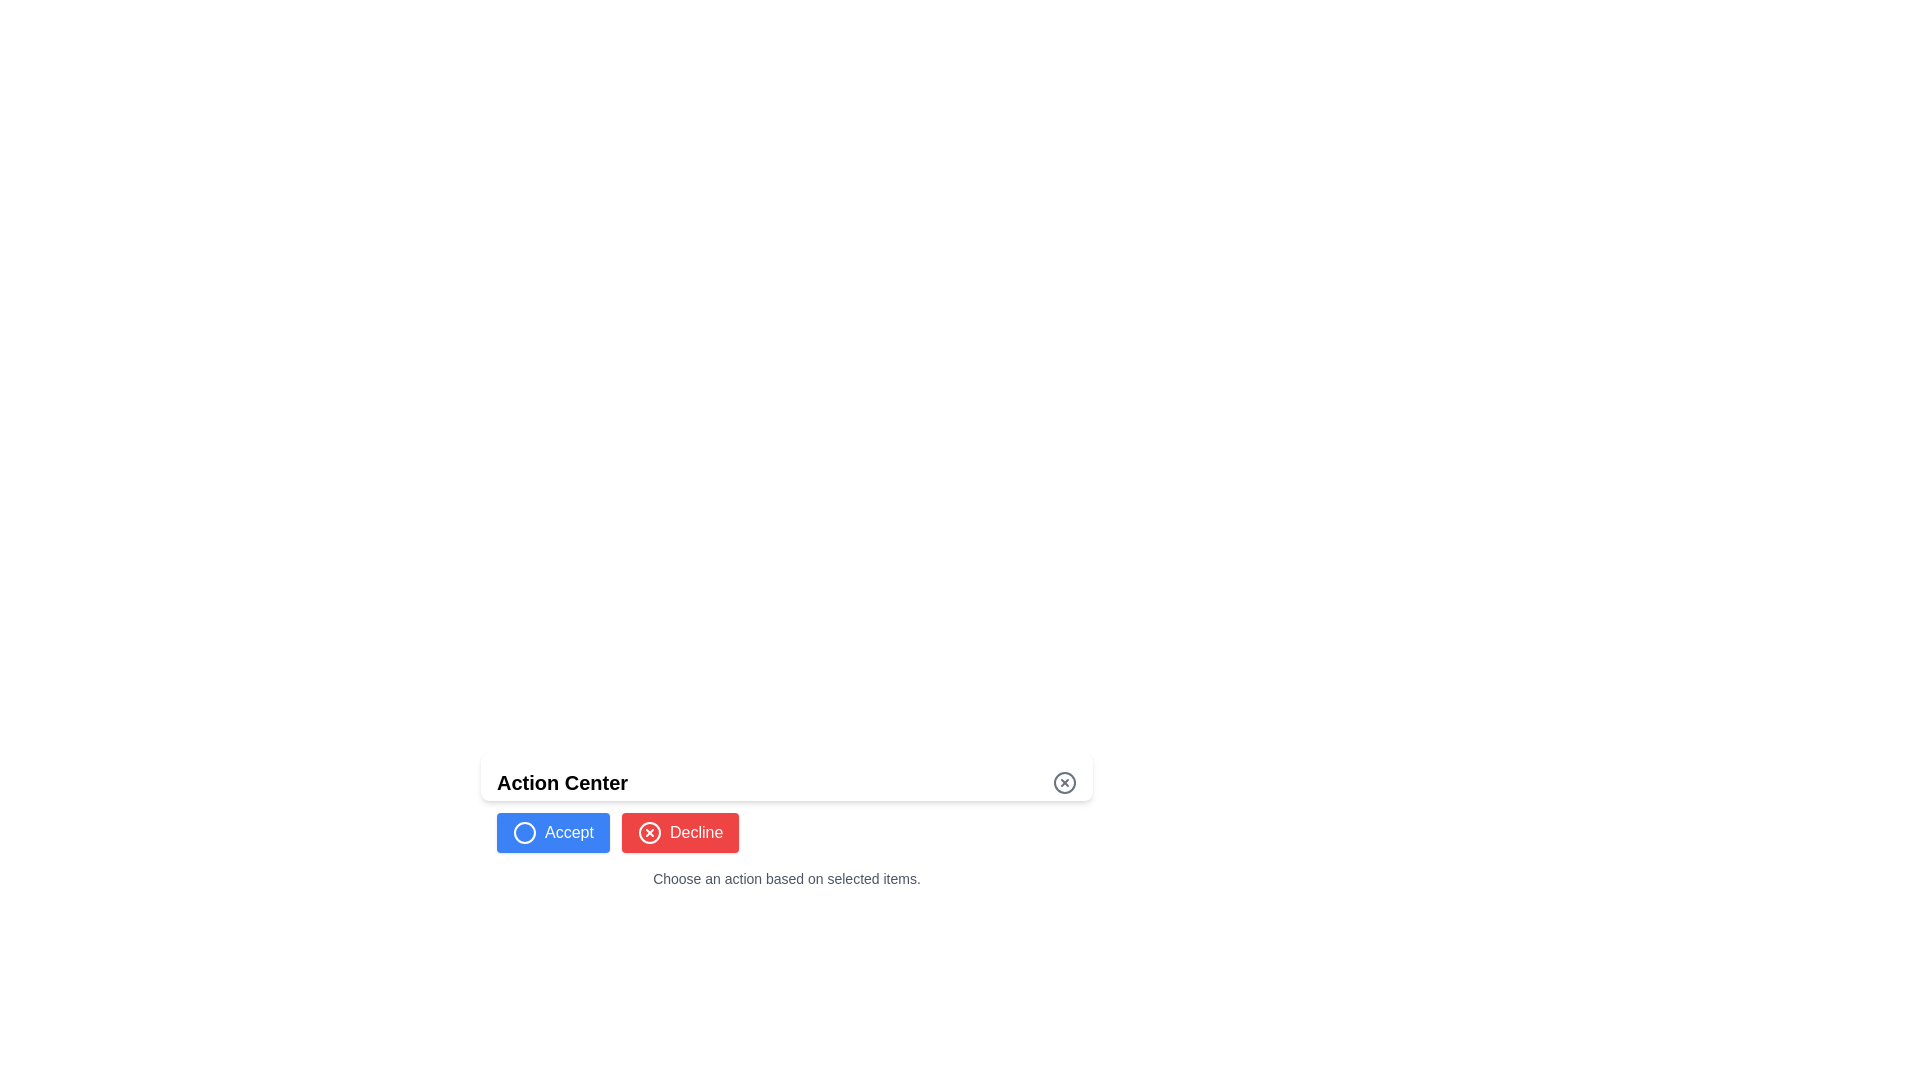  Describe the element at coordinates (649, 833) in the screenshot. I see `the SVG icon element located at the top-right corner of the 'Action Center' module` at that location.